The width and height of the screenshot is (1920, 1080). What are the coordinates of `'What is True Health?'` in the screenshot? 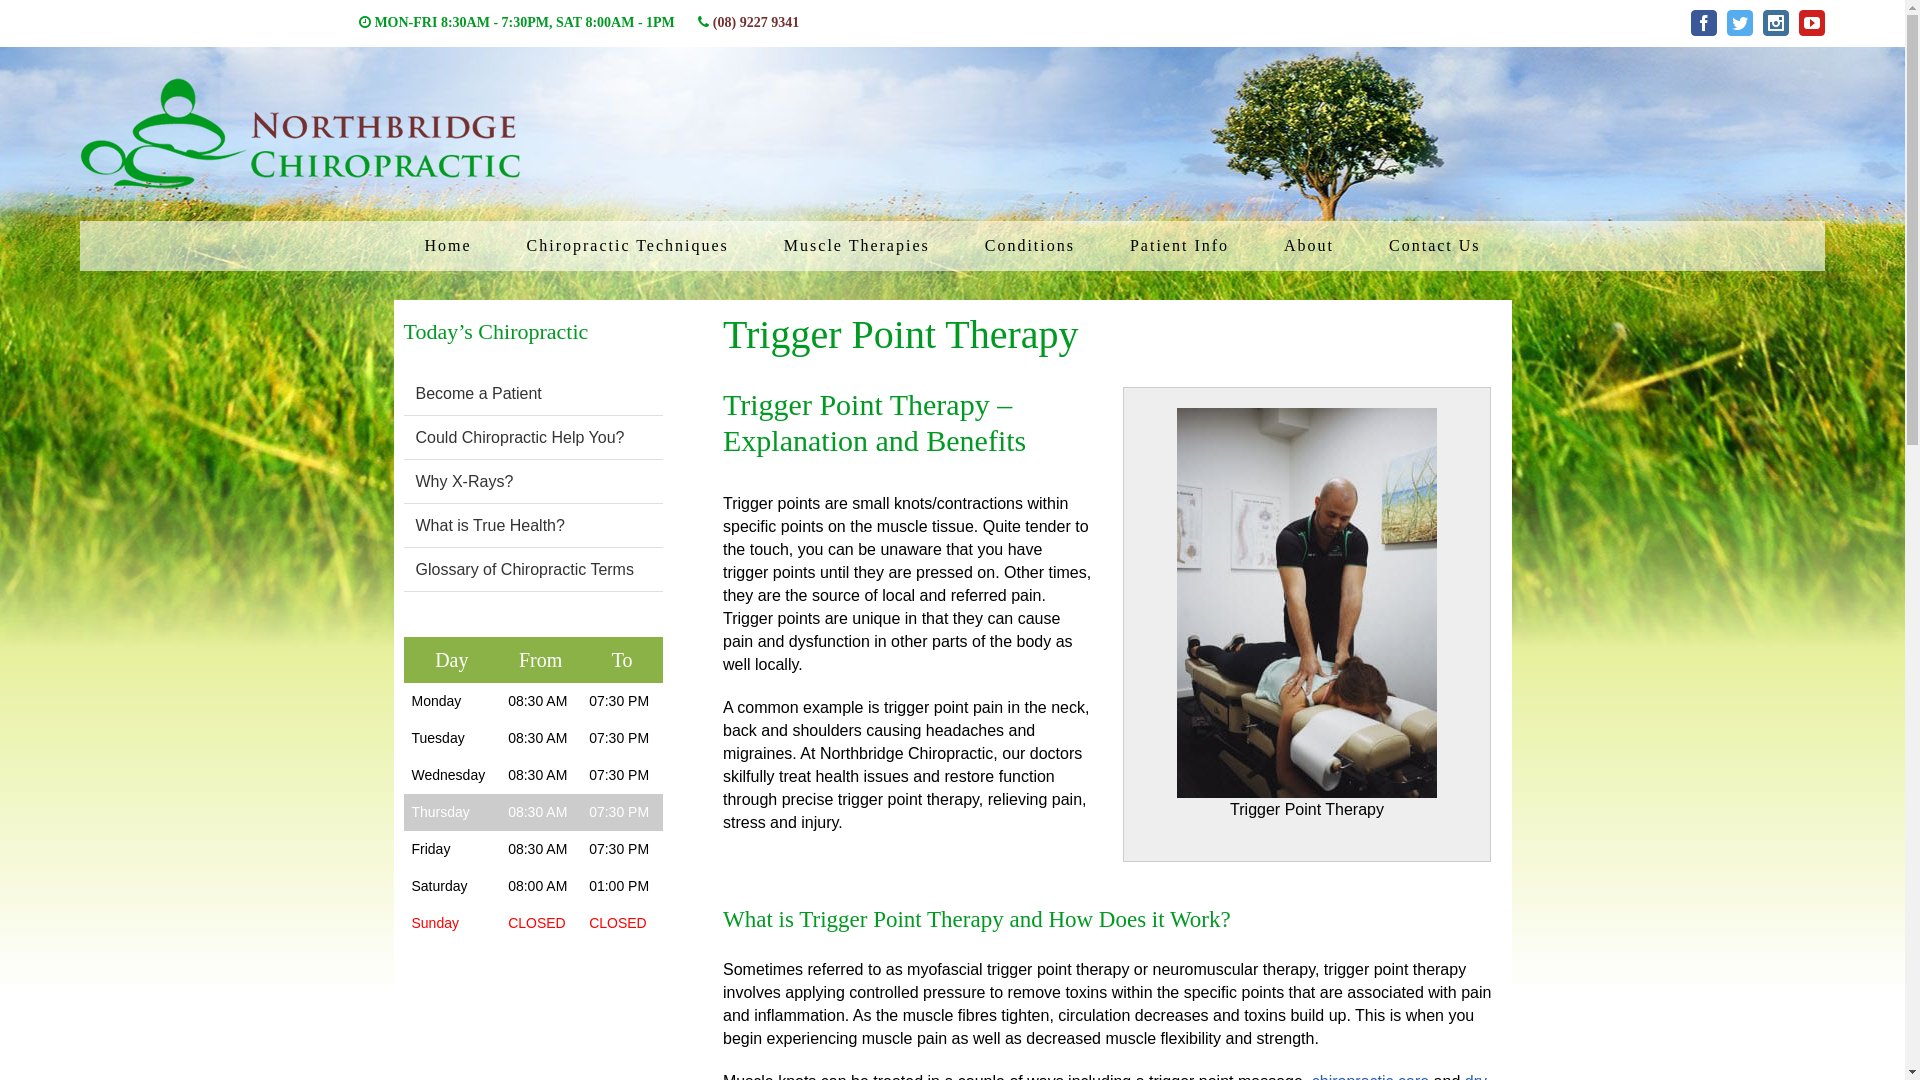 It's located at (490, 524).